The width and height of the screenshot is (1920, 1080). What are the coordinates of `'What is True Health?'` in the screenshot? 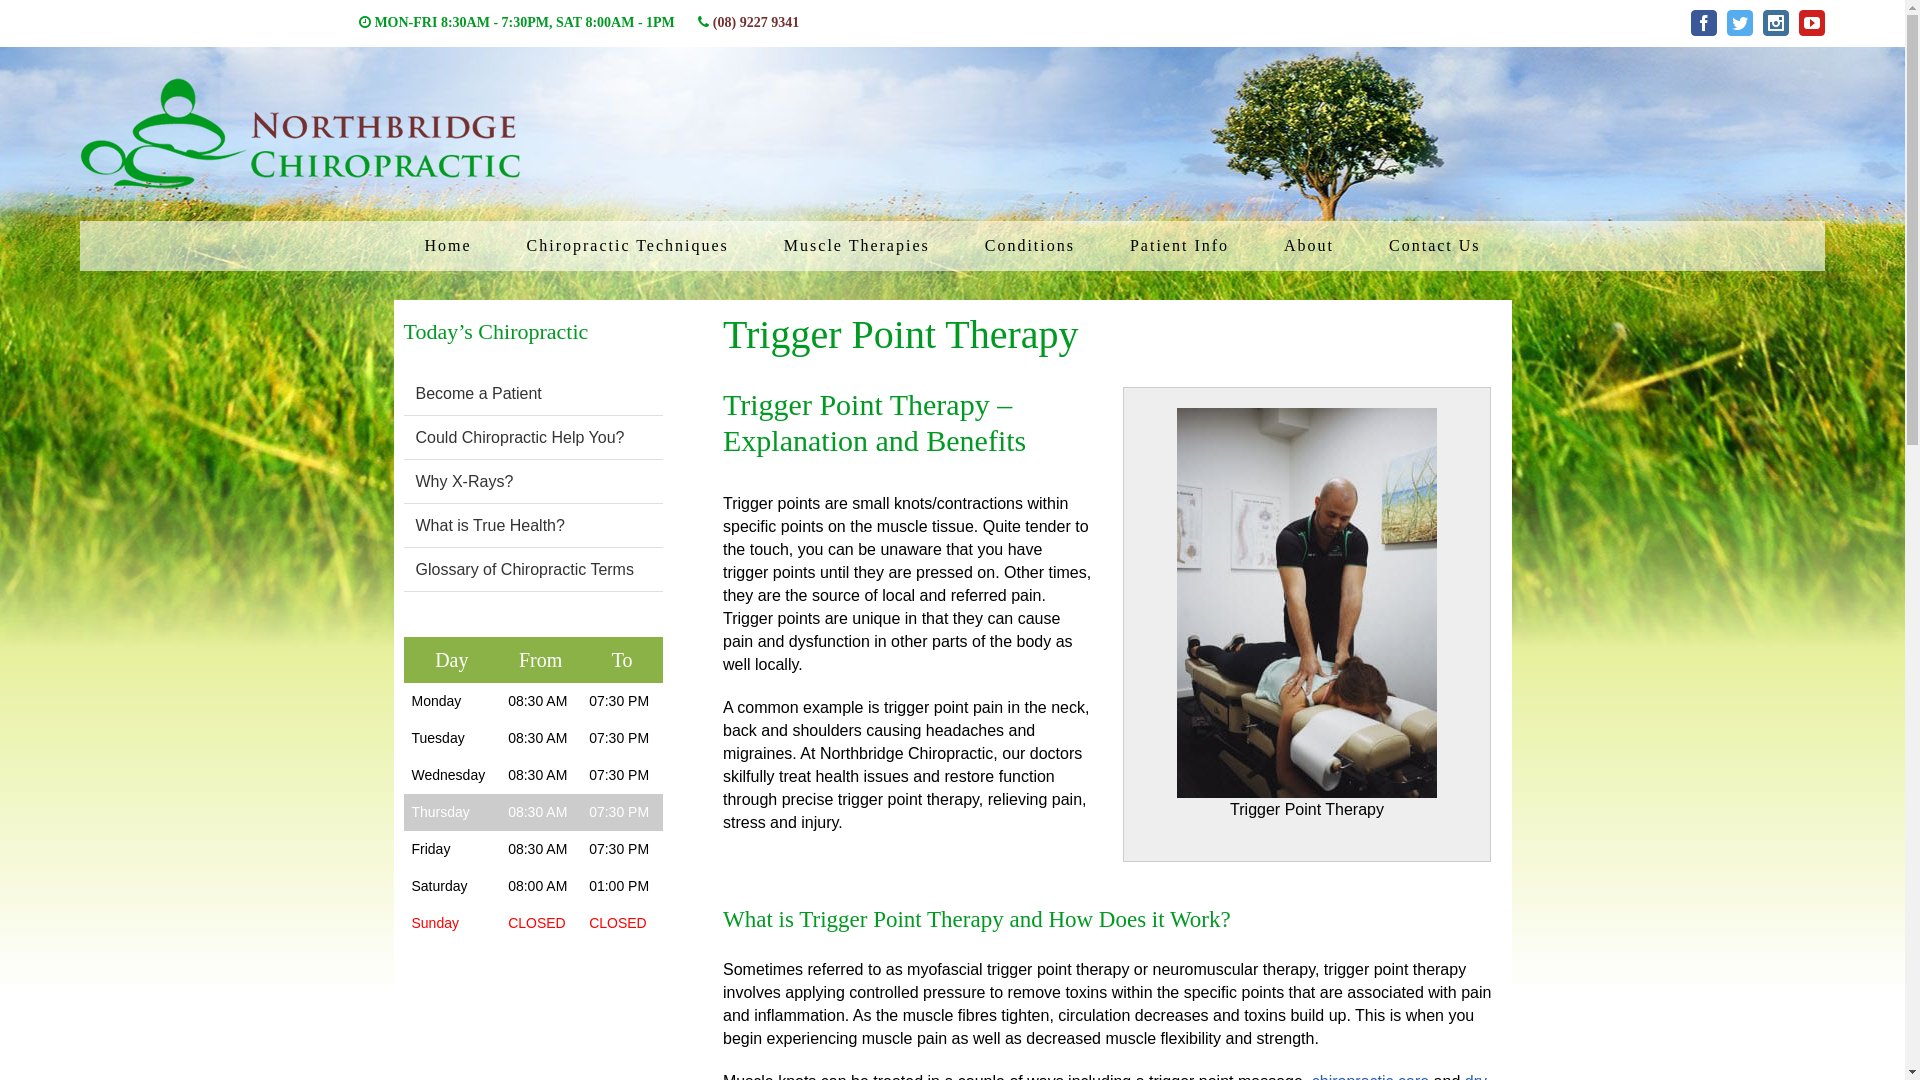 It's located at (490, 524).